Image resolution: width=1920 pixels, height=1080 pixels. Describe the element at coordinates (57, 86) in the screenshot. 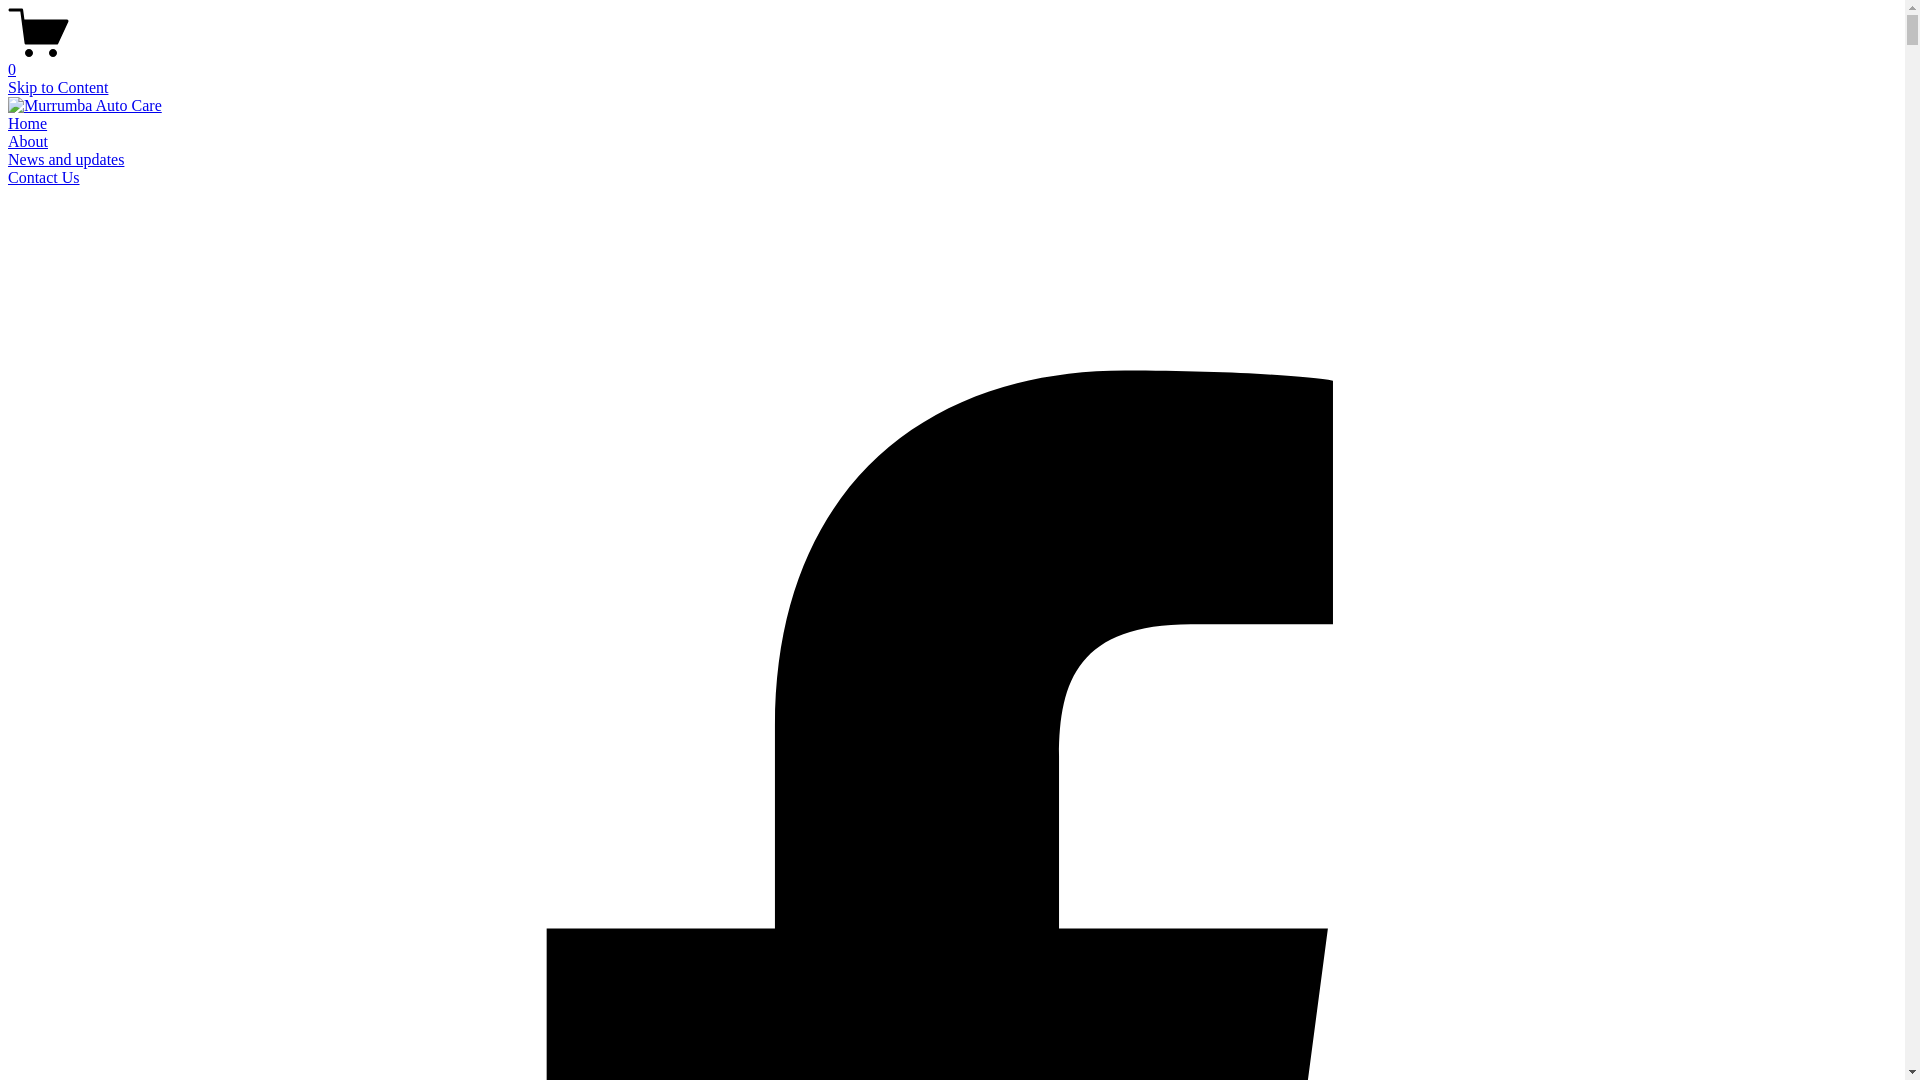

I see `'Skip to Content'` at that location.